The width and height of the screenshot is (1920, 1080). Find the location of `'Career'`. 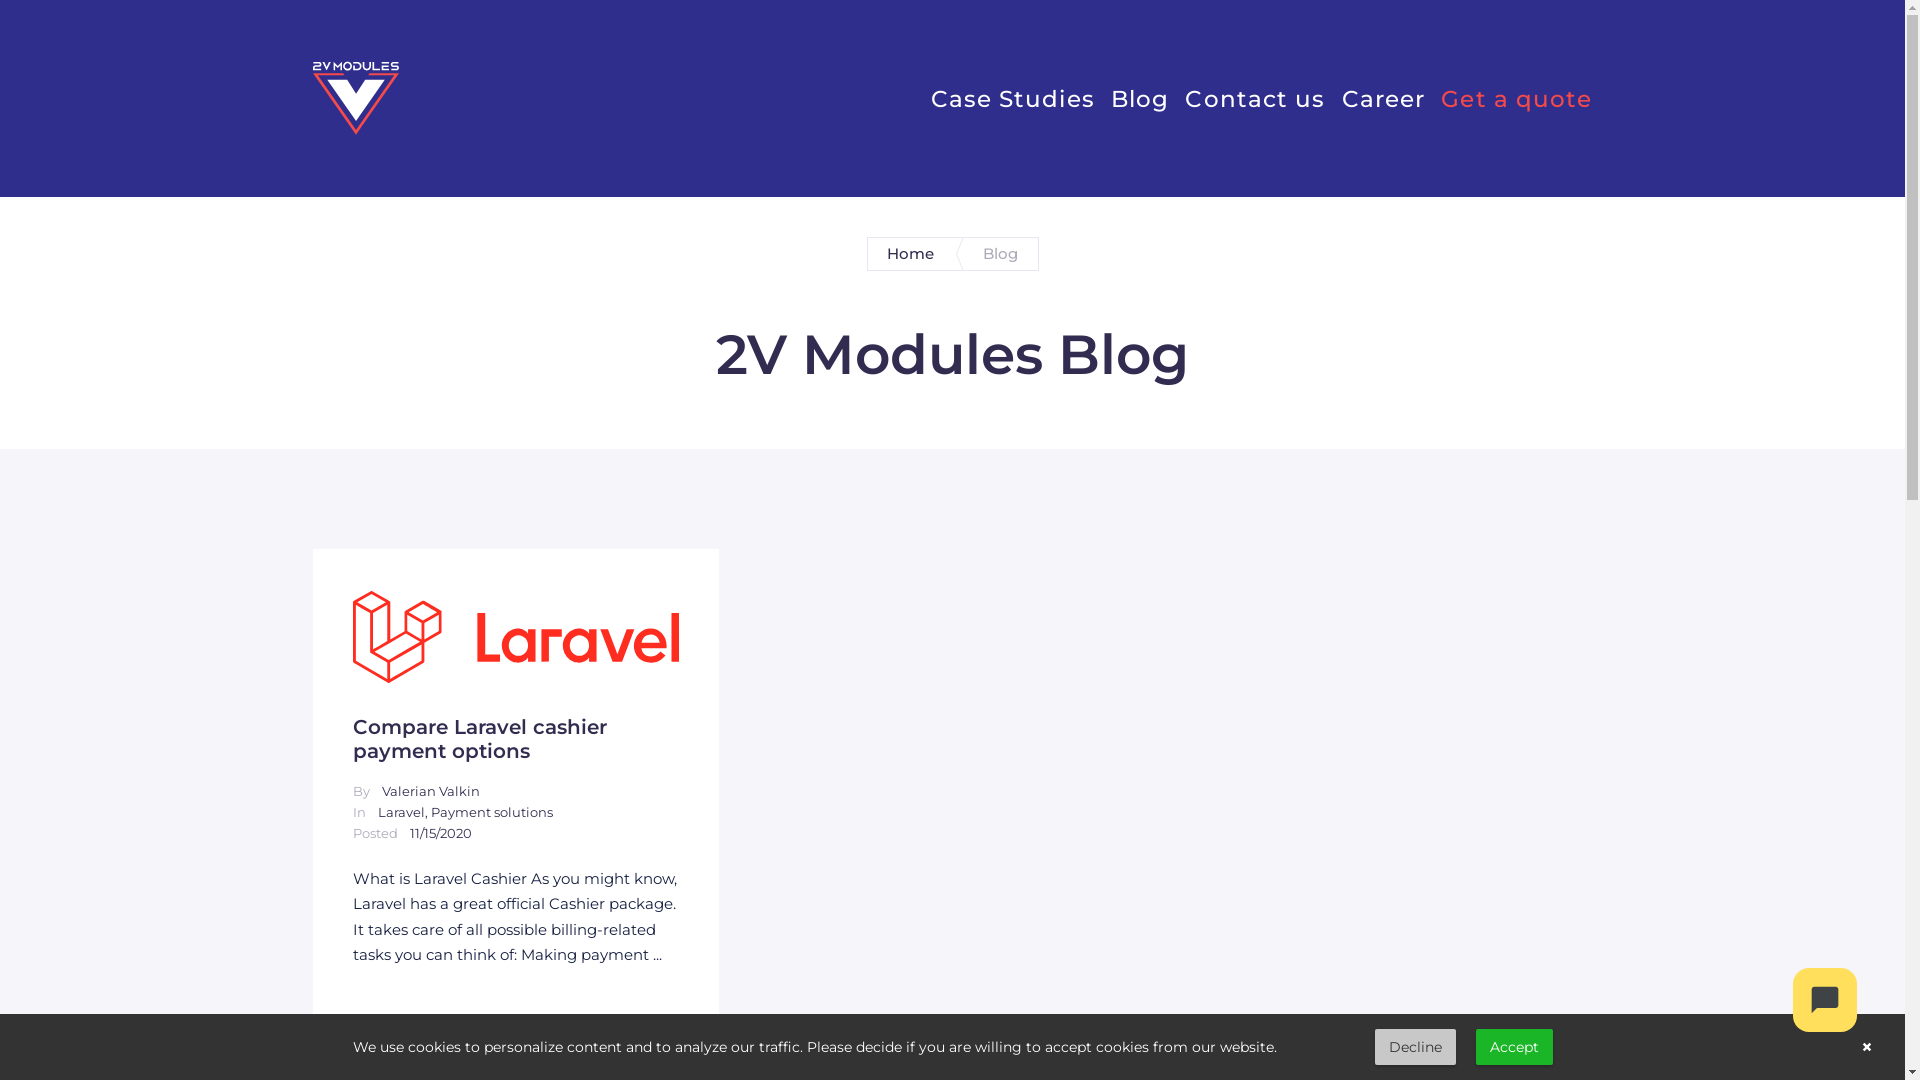

'Career' is located at coordinates (1382, 97).